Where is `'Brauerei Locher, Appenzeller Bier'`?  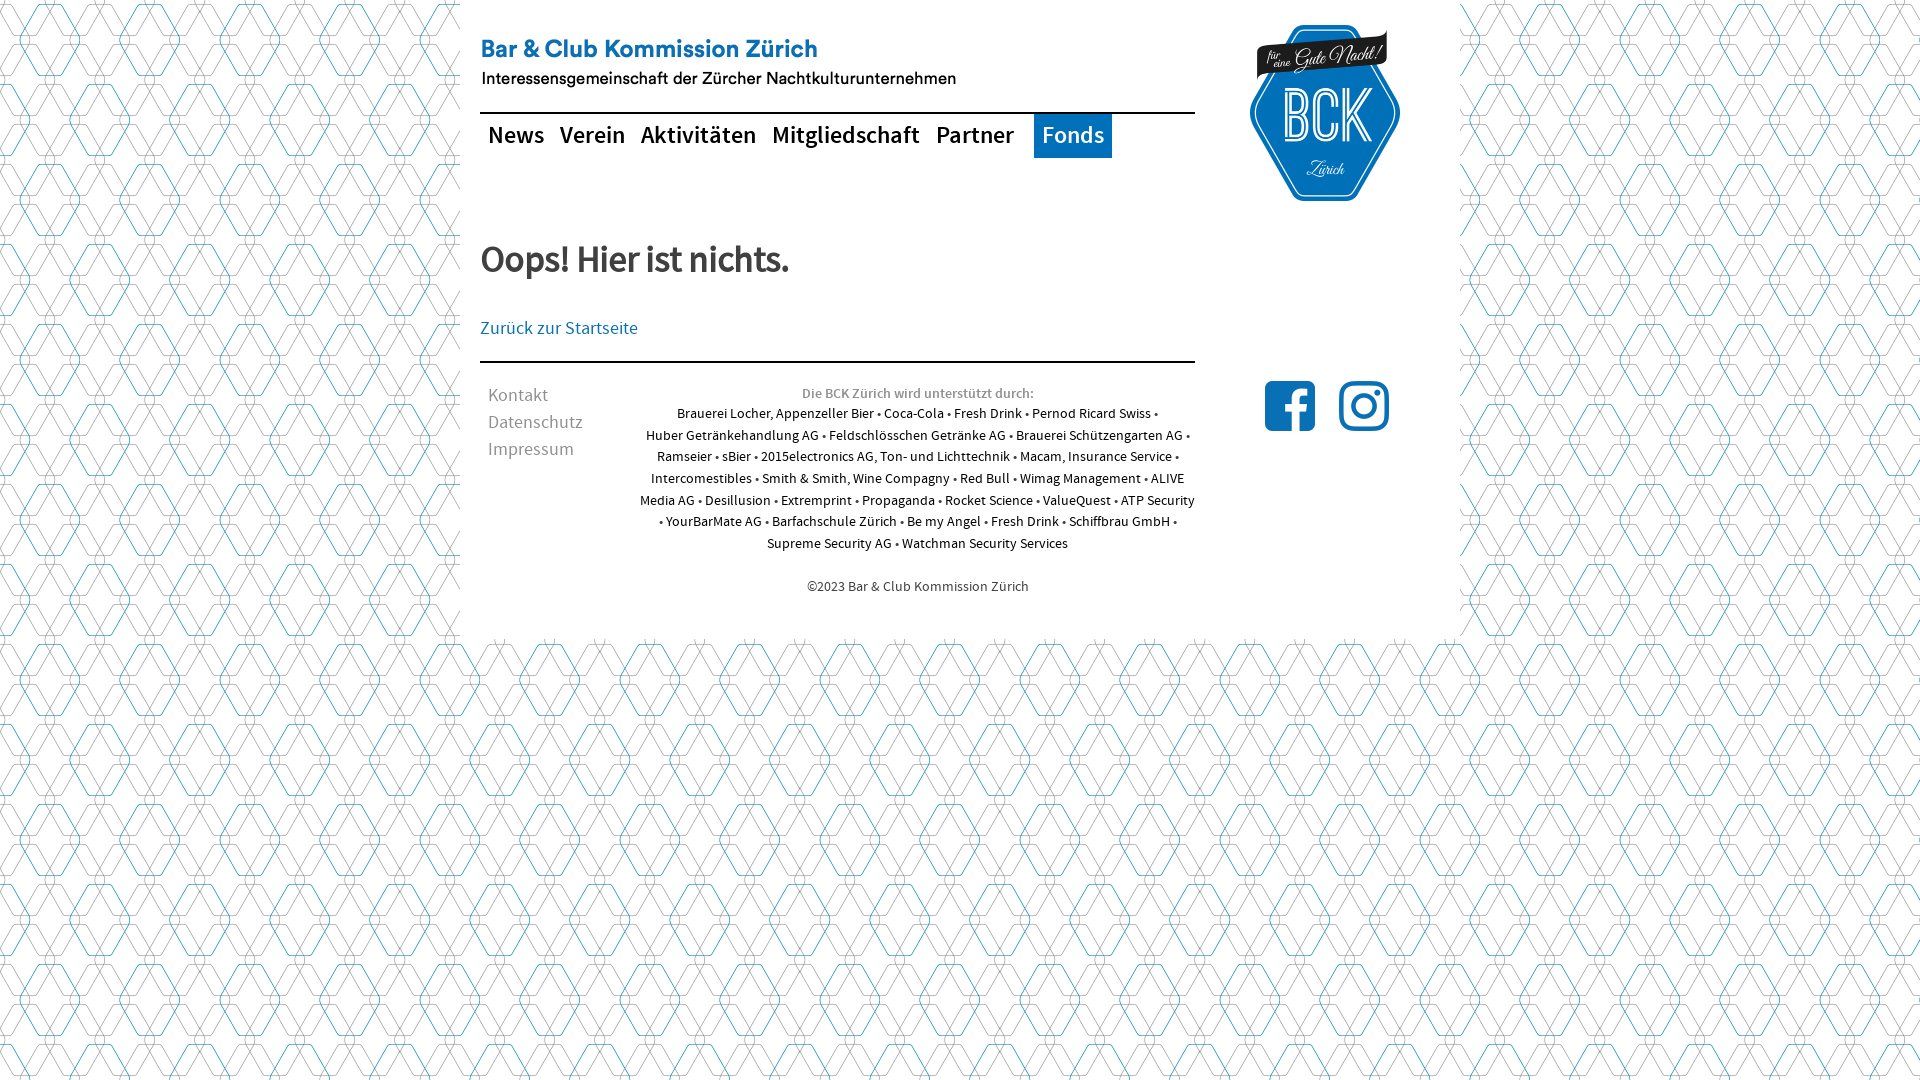
'Brauerei Locher, Appenzeller Bier' is located at coordinates (676, 412).